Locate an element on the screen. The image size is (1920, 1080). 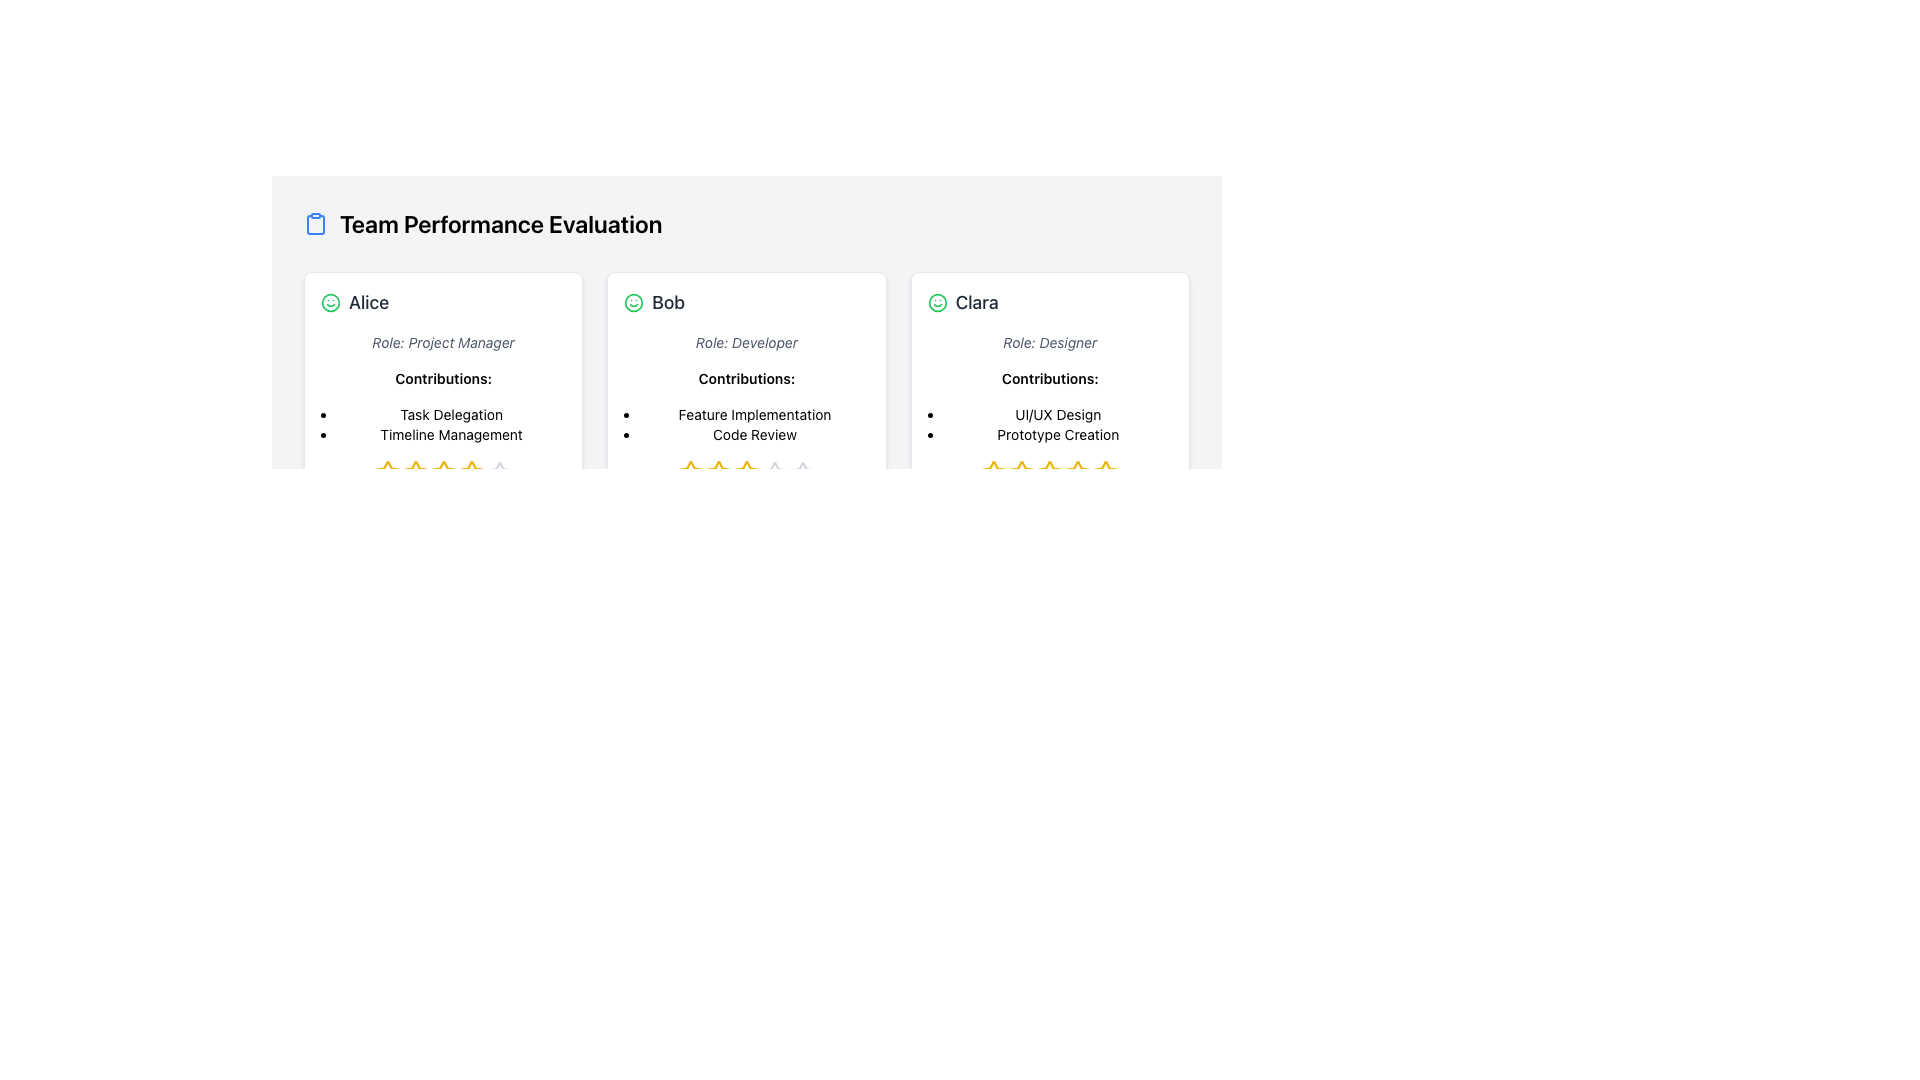
the text label with the bold 'Bob' and the green smiley face icon located at the header of the card layout is located at coordinates (746, 303).